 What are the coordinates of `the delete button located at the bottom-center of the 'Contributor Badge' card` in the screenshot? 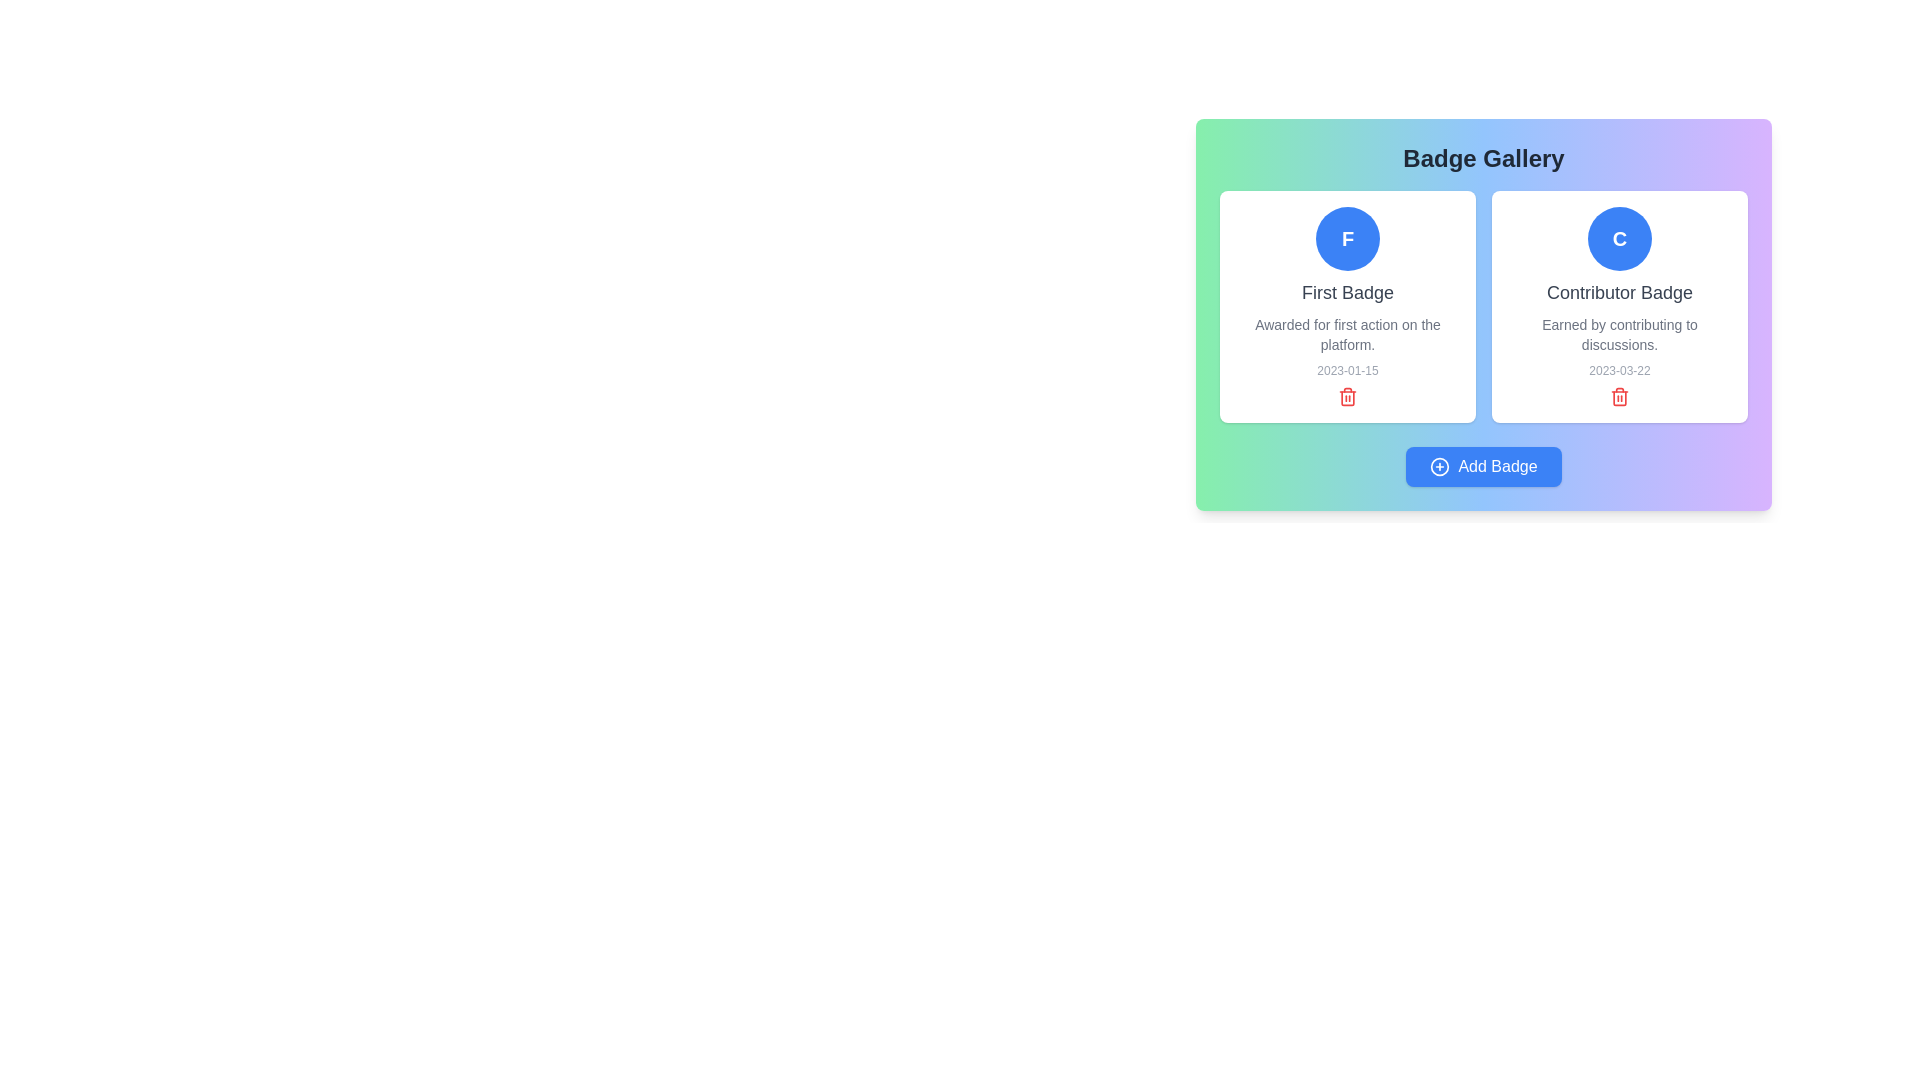 It's located at (1620, 397).